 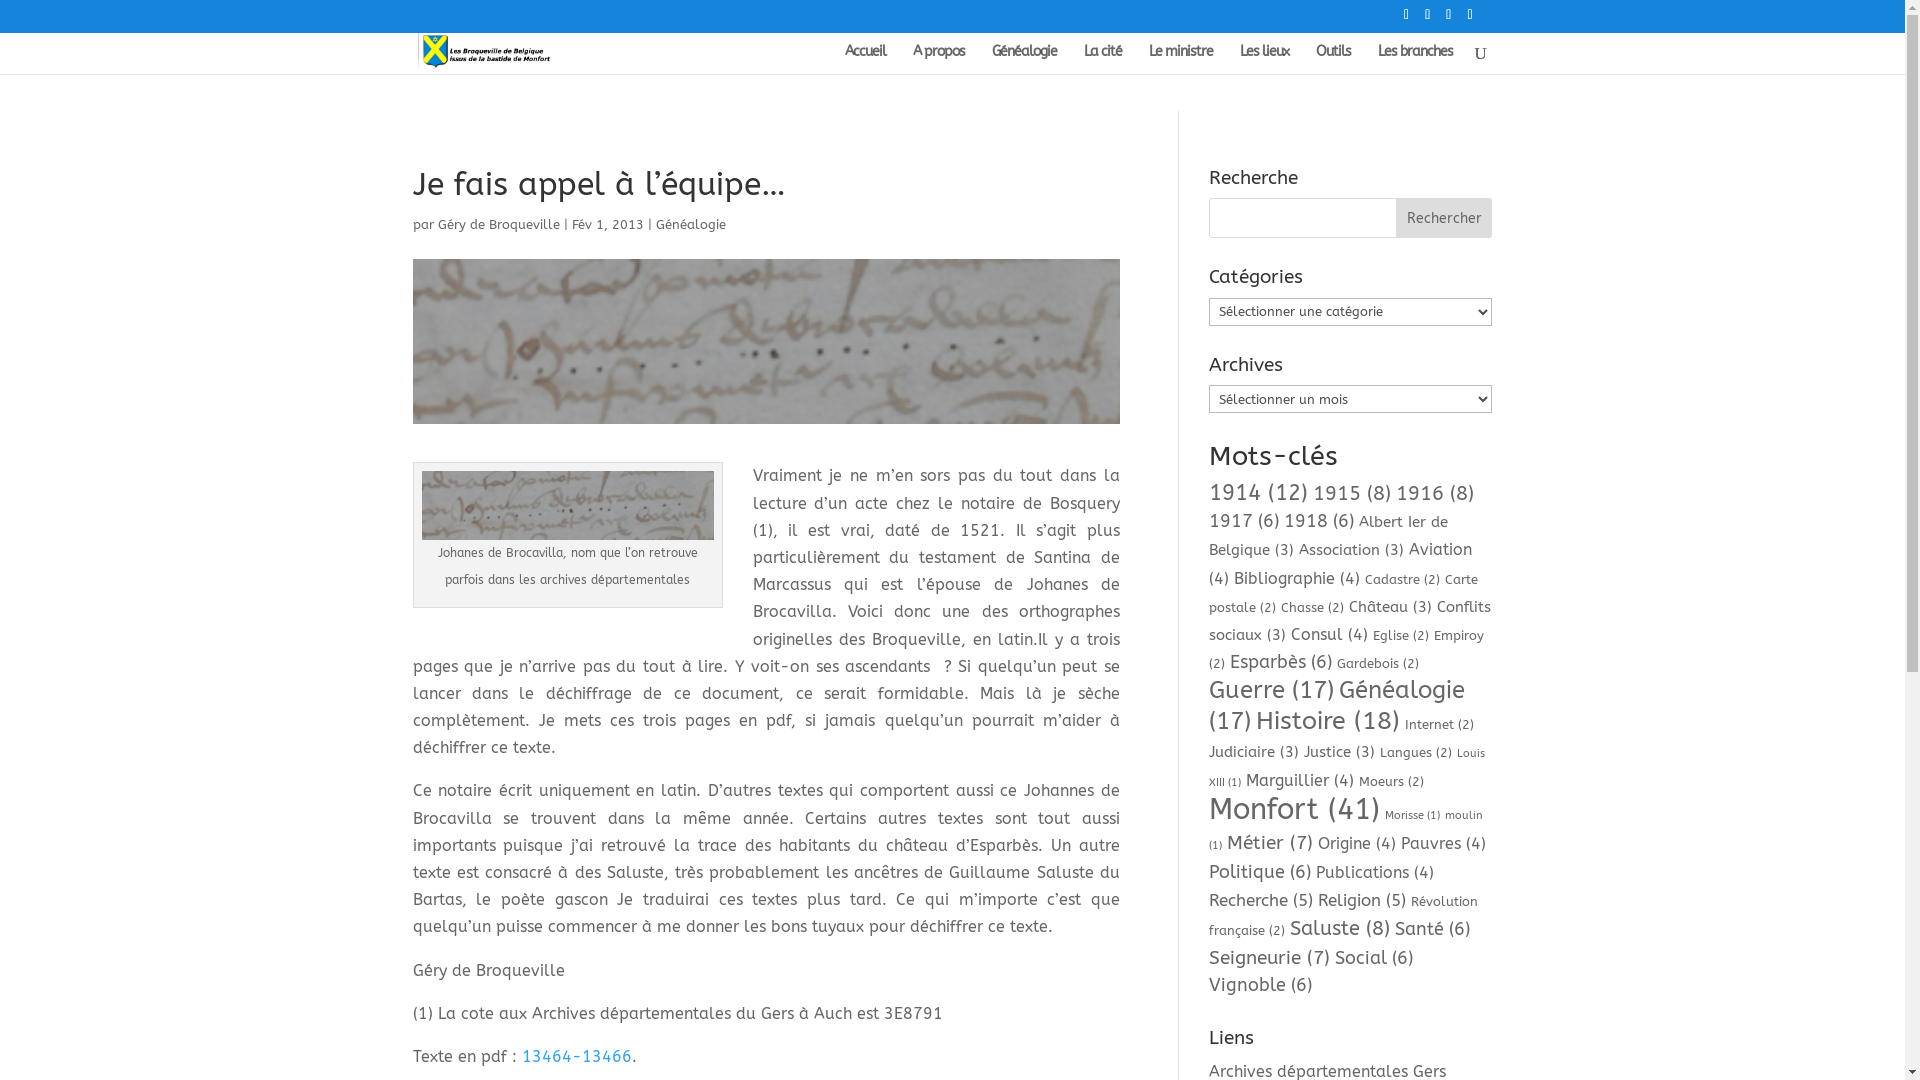 I want to click on 'Bibliographie (4)', so click(x=1232, y=578).